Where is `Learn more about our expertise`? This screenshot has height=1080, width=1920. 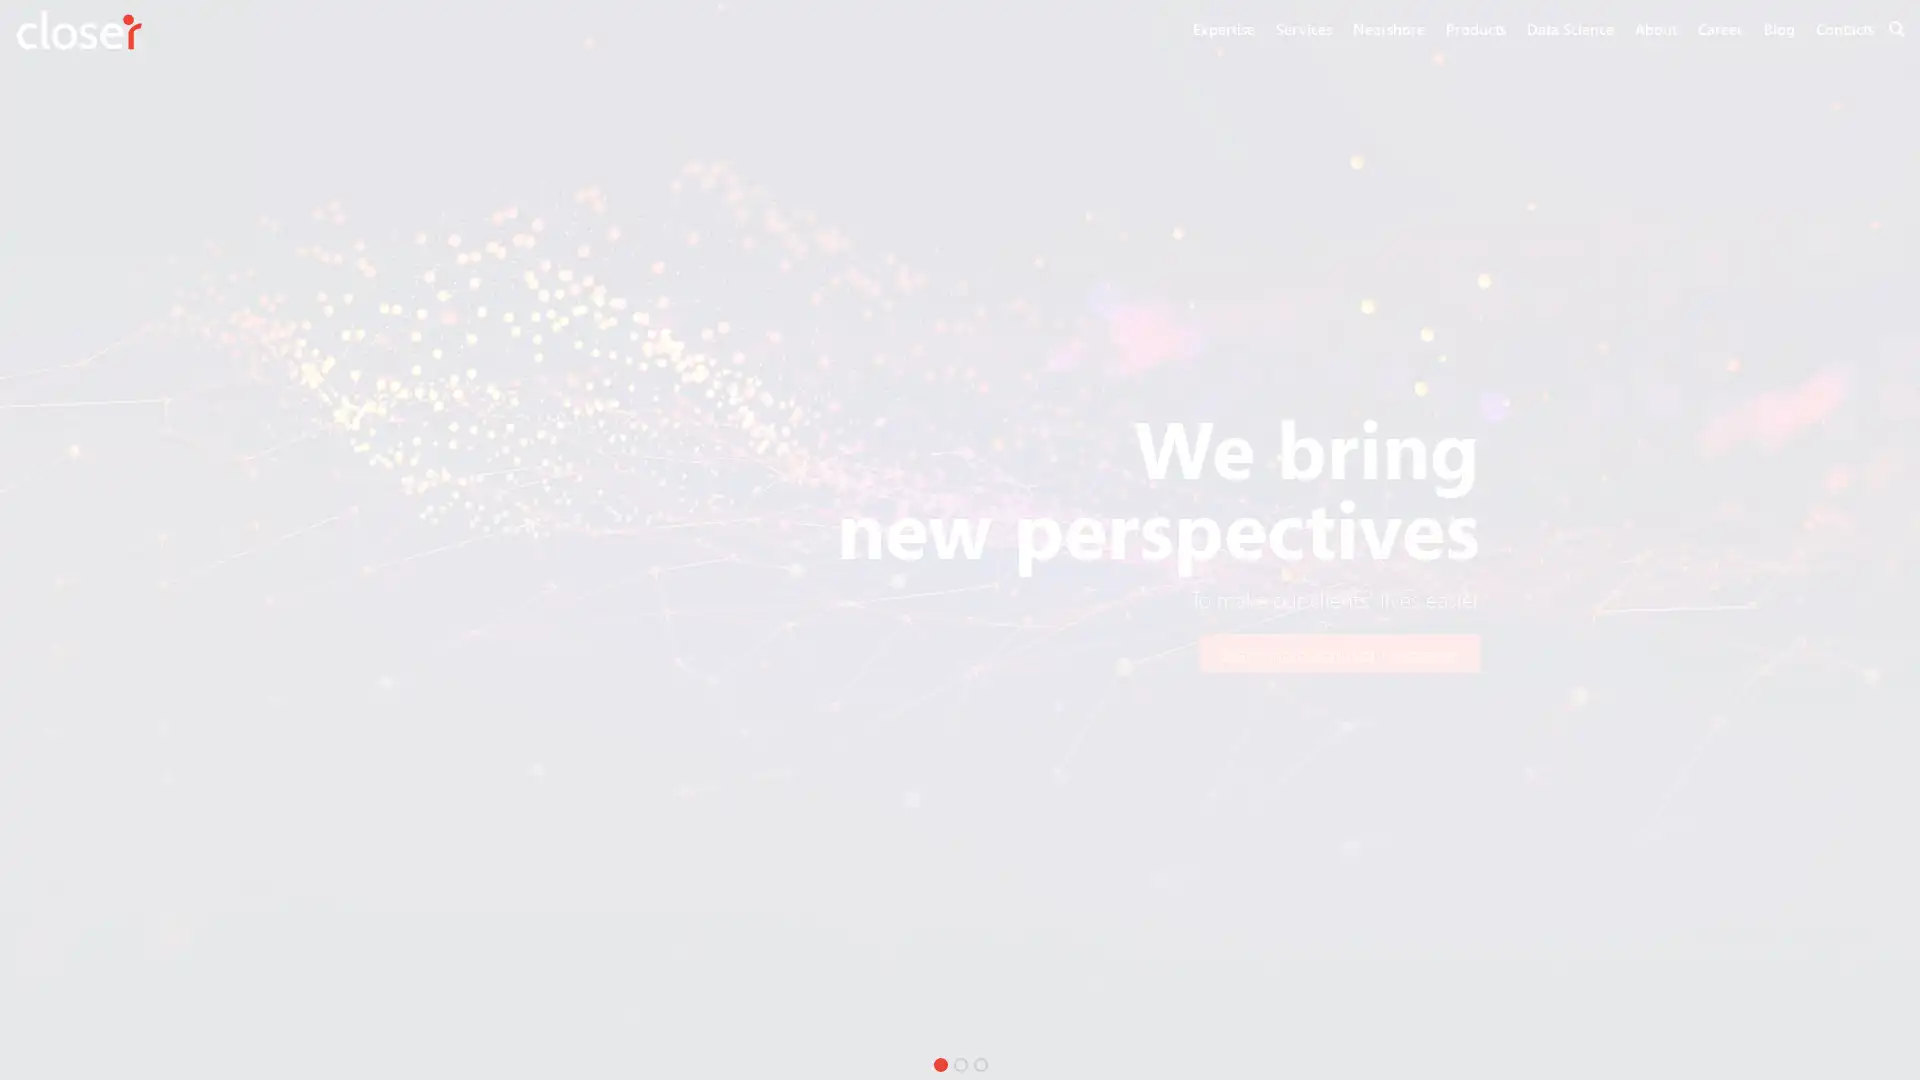
Learn more about our expertise is located at coordinates (1339, 653).